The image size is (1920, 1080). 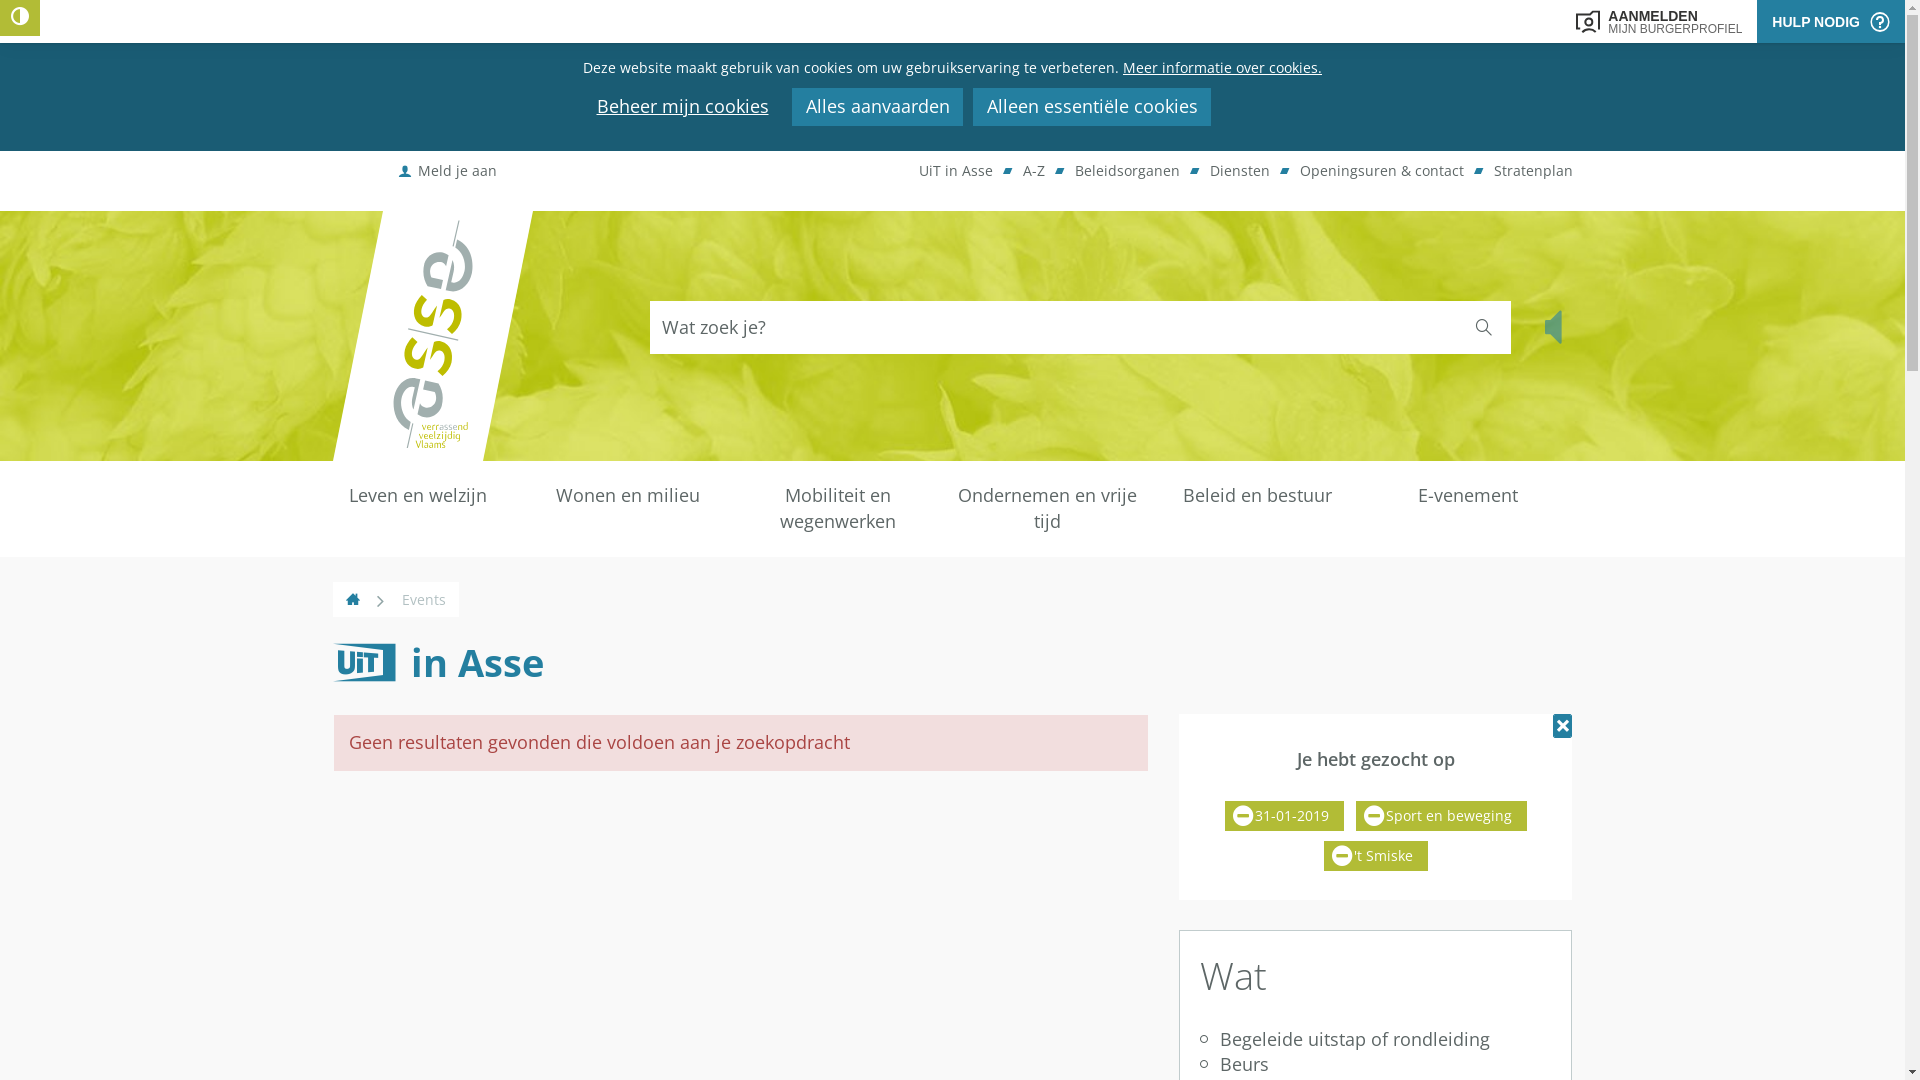 I want to click on 'Meer informatie over cookies.', so click(x=1221, y=66).